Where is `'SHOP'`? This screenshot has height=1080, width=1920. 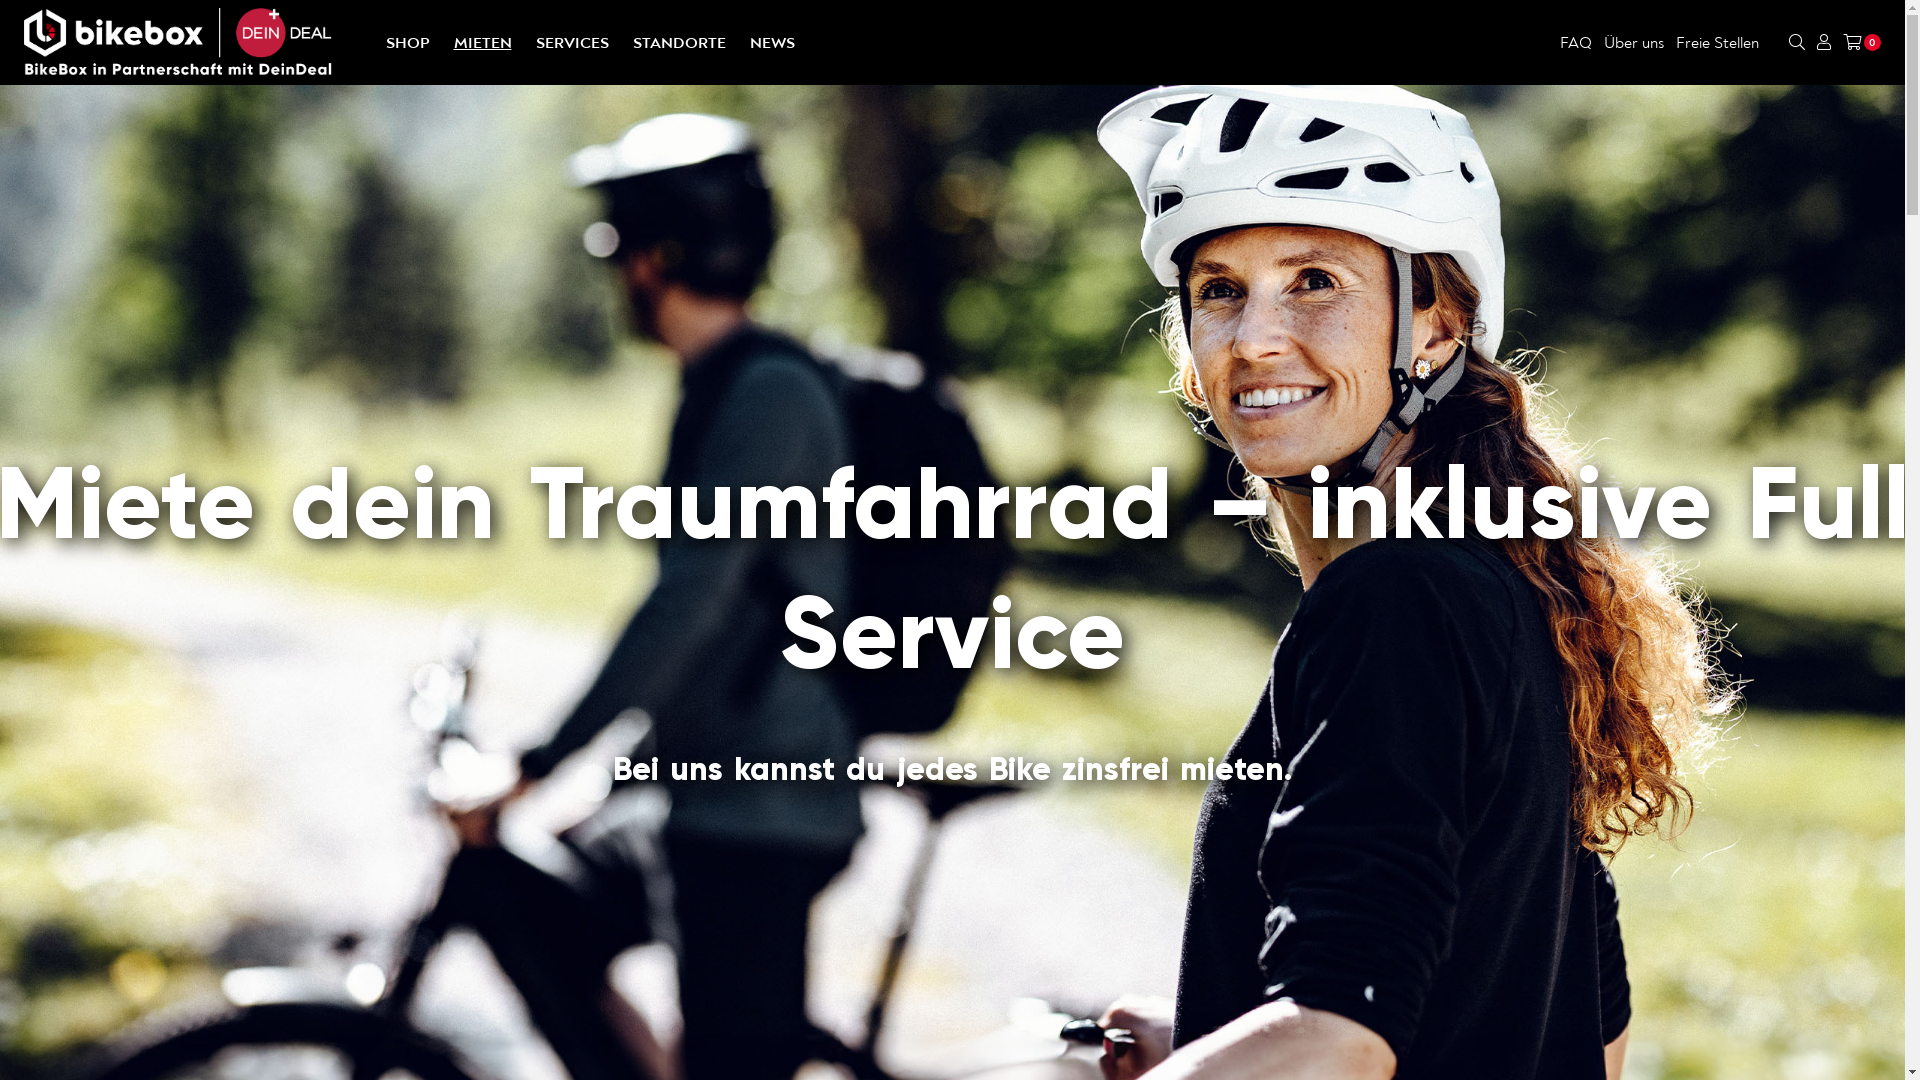 'SHOP' is located at coordinates (385, 42).